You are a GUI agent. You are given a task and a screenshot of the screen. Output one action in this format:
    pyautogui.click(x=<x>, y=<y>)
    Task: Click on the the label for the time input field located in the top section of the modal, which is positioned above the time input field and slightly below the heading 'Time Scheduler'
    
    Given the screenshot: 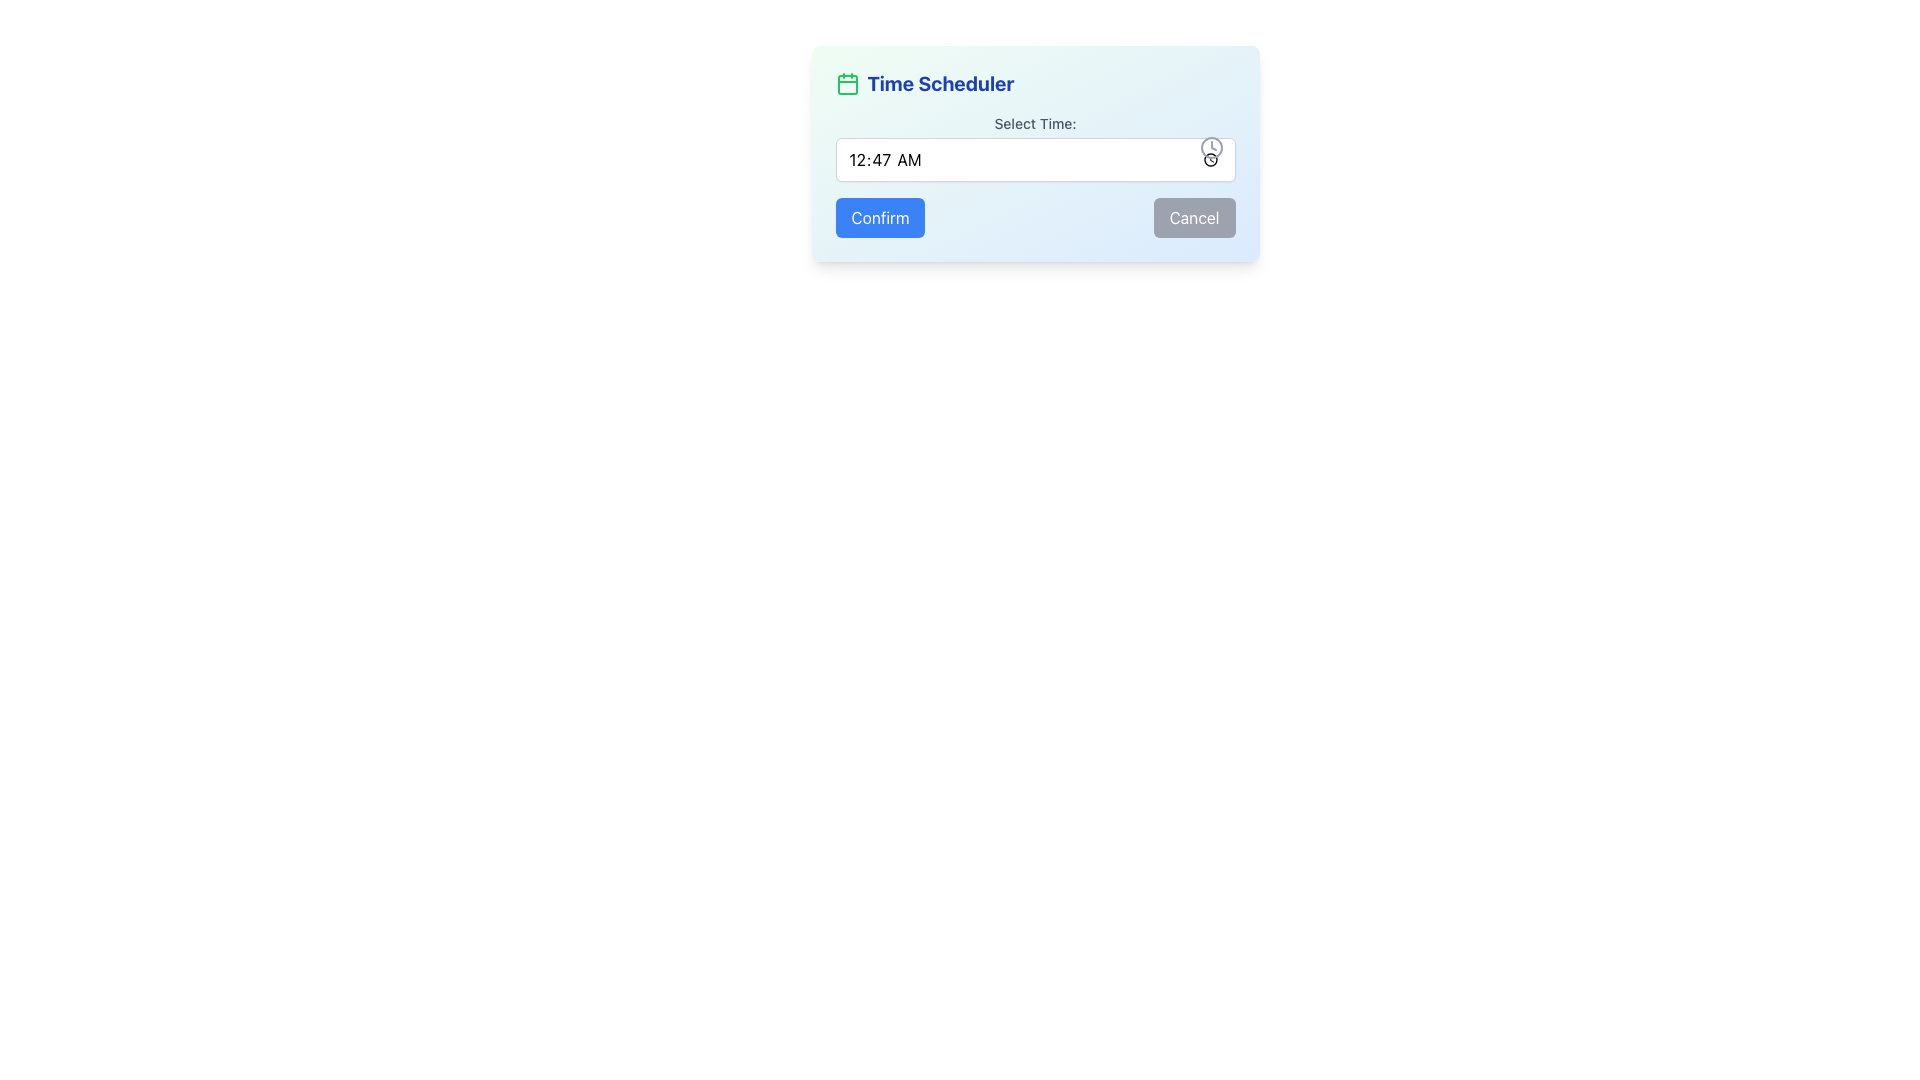 What is the action you would take?
    pyautogui.click(x=1035, y=123)
    